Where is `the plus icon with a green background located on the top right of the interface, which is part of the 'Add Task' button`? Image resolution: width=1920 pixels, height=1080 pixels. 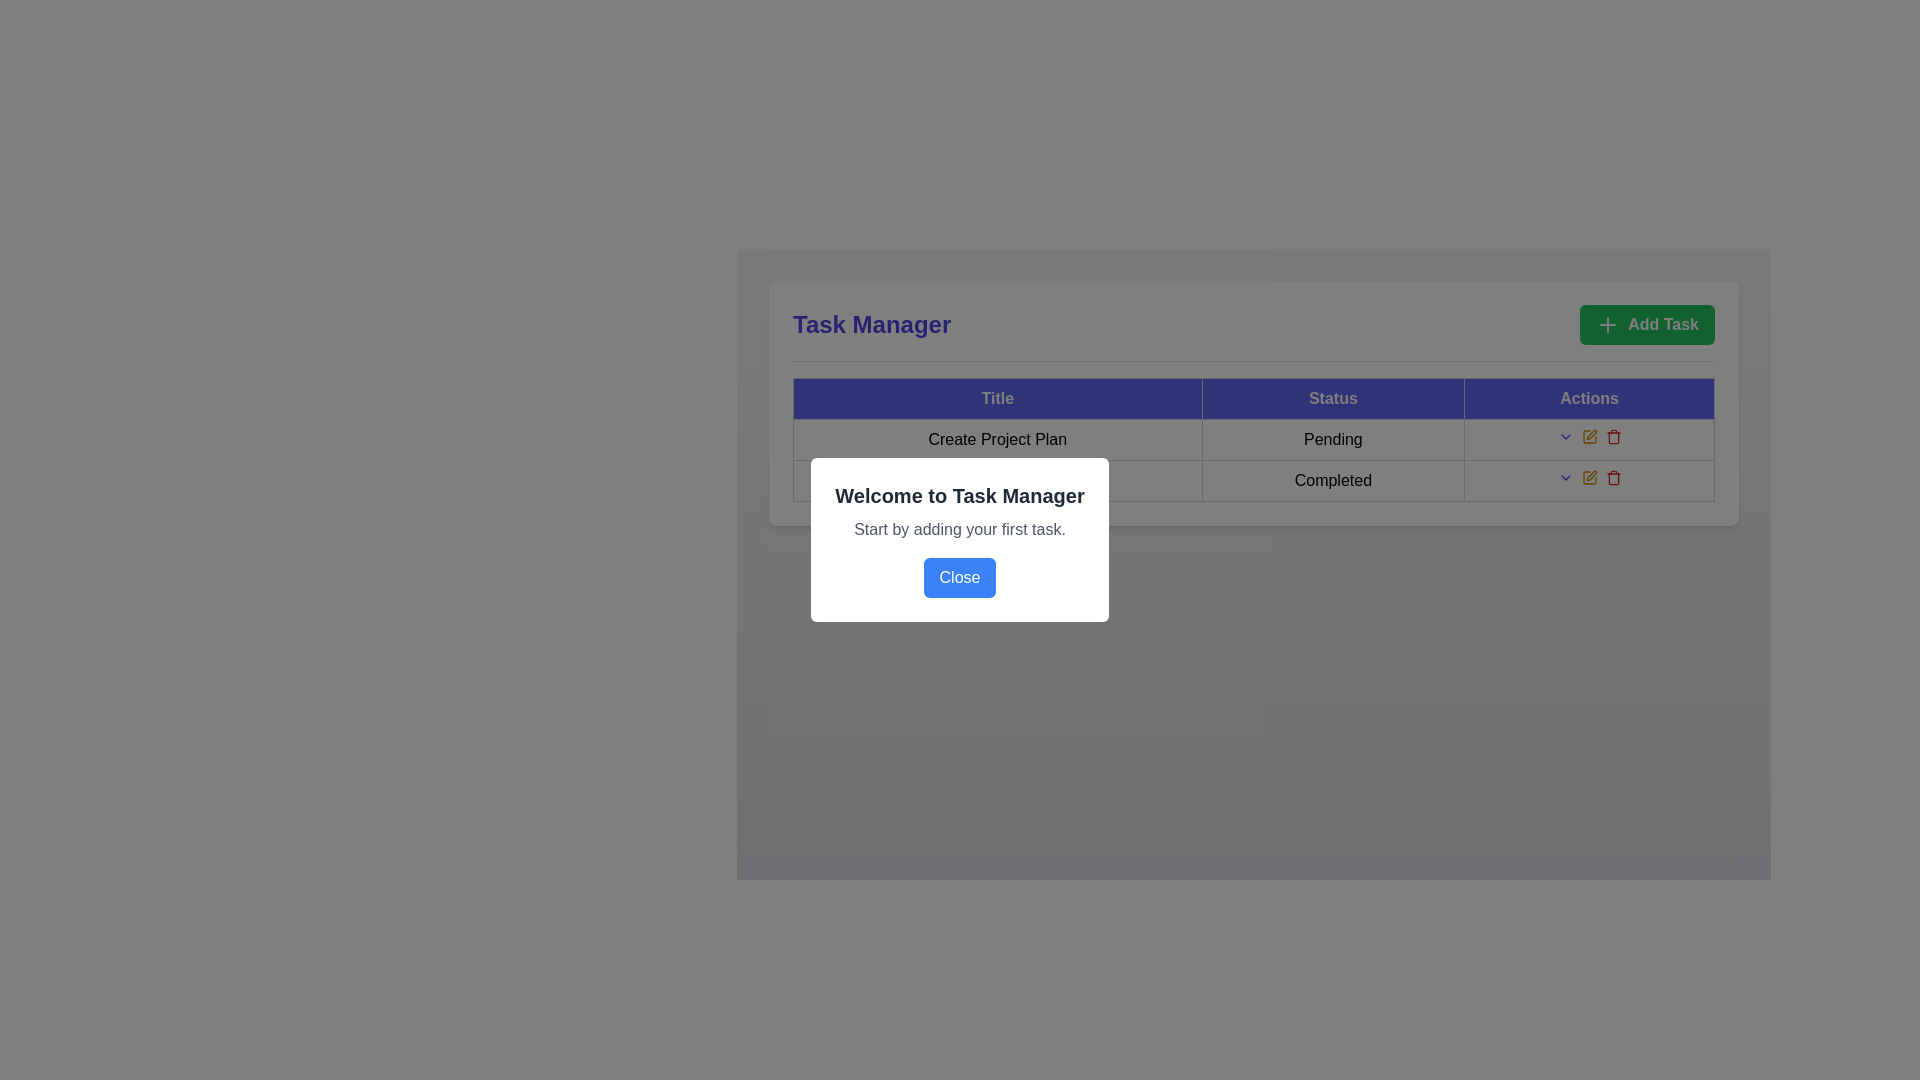 the plus icon with a green background located on the top right of the interface, which is part of the 'Add Task' button is located at coordinates (1608, 323).